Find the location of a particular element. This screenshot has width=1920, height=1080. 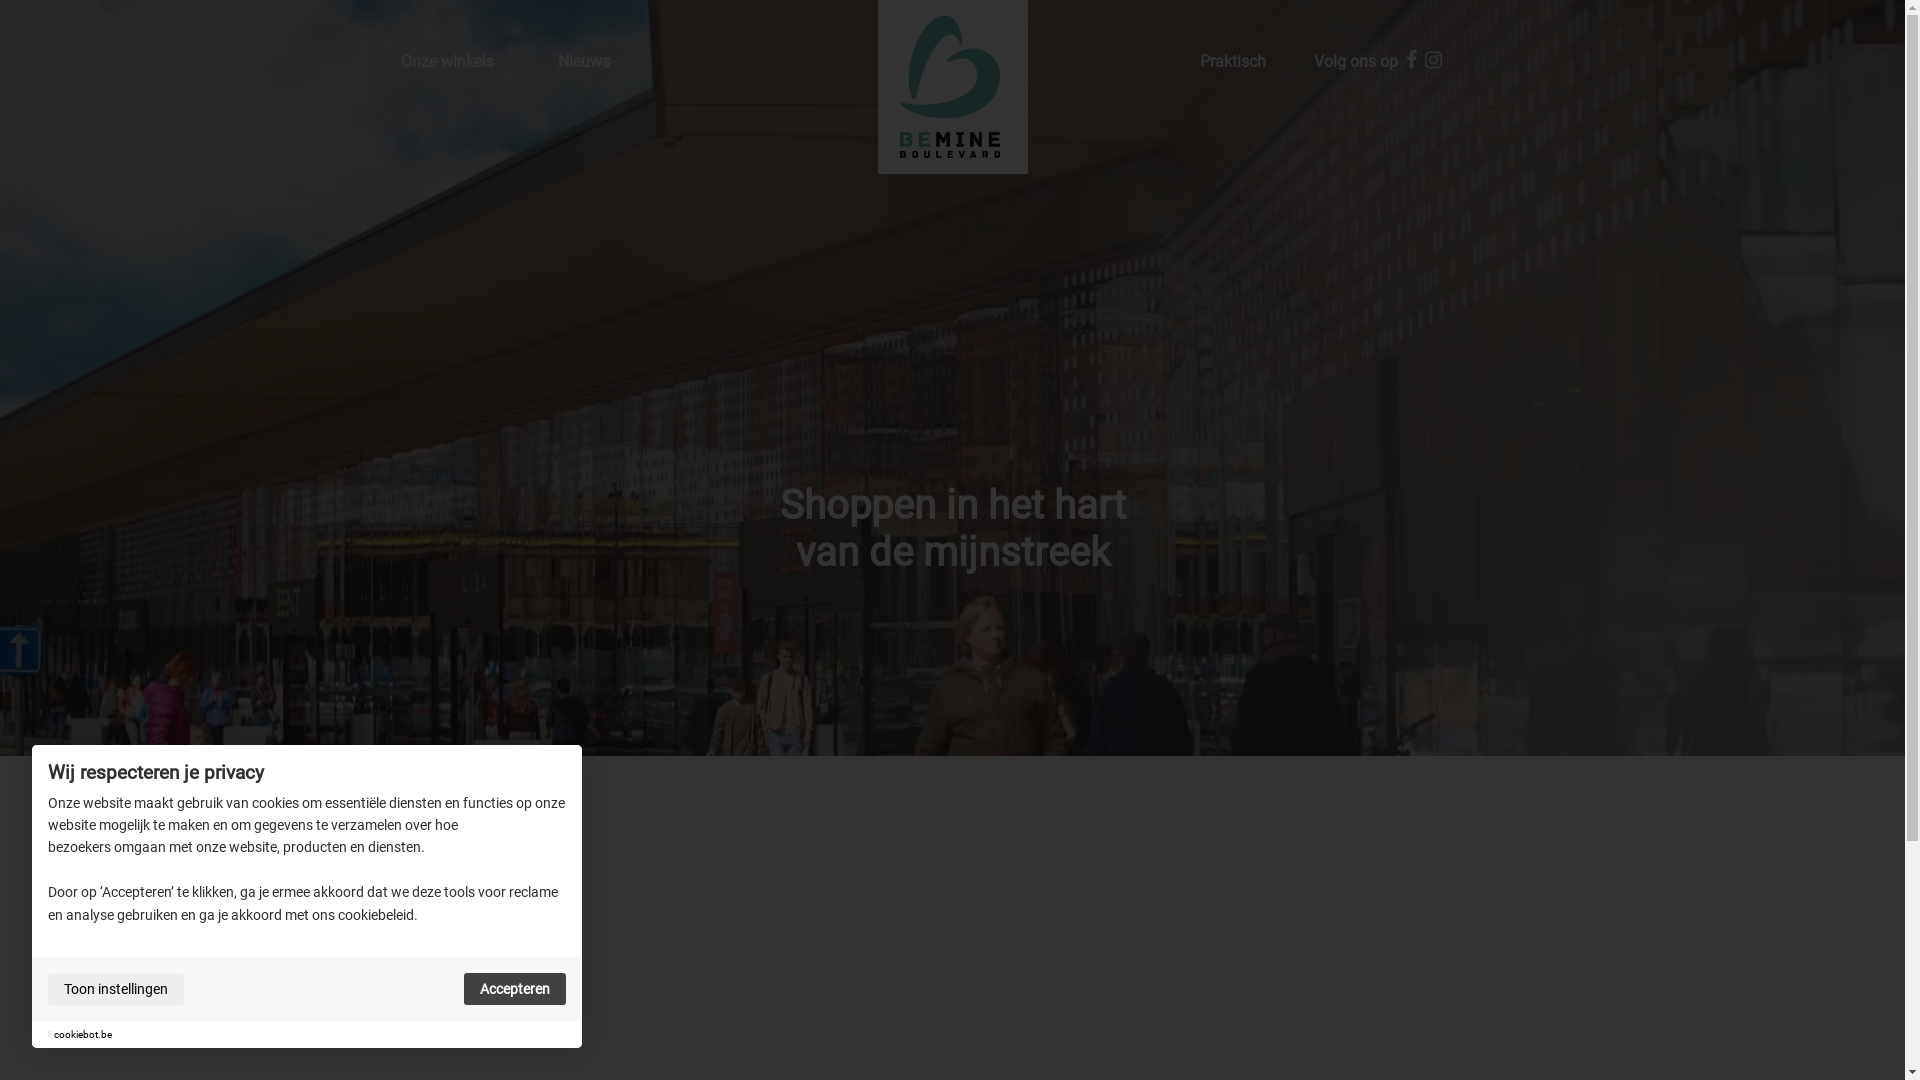

'Onze winkels' is located at coordinates (445, 60).